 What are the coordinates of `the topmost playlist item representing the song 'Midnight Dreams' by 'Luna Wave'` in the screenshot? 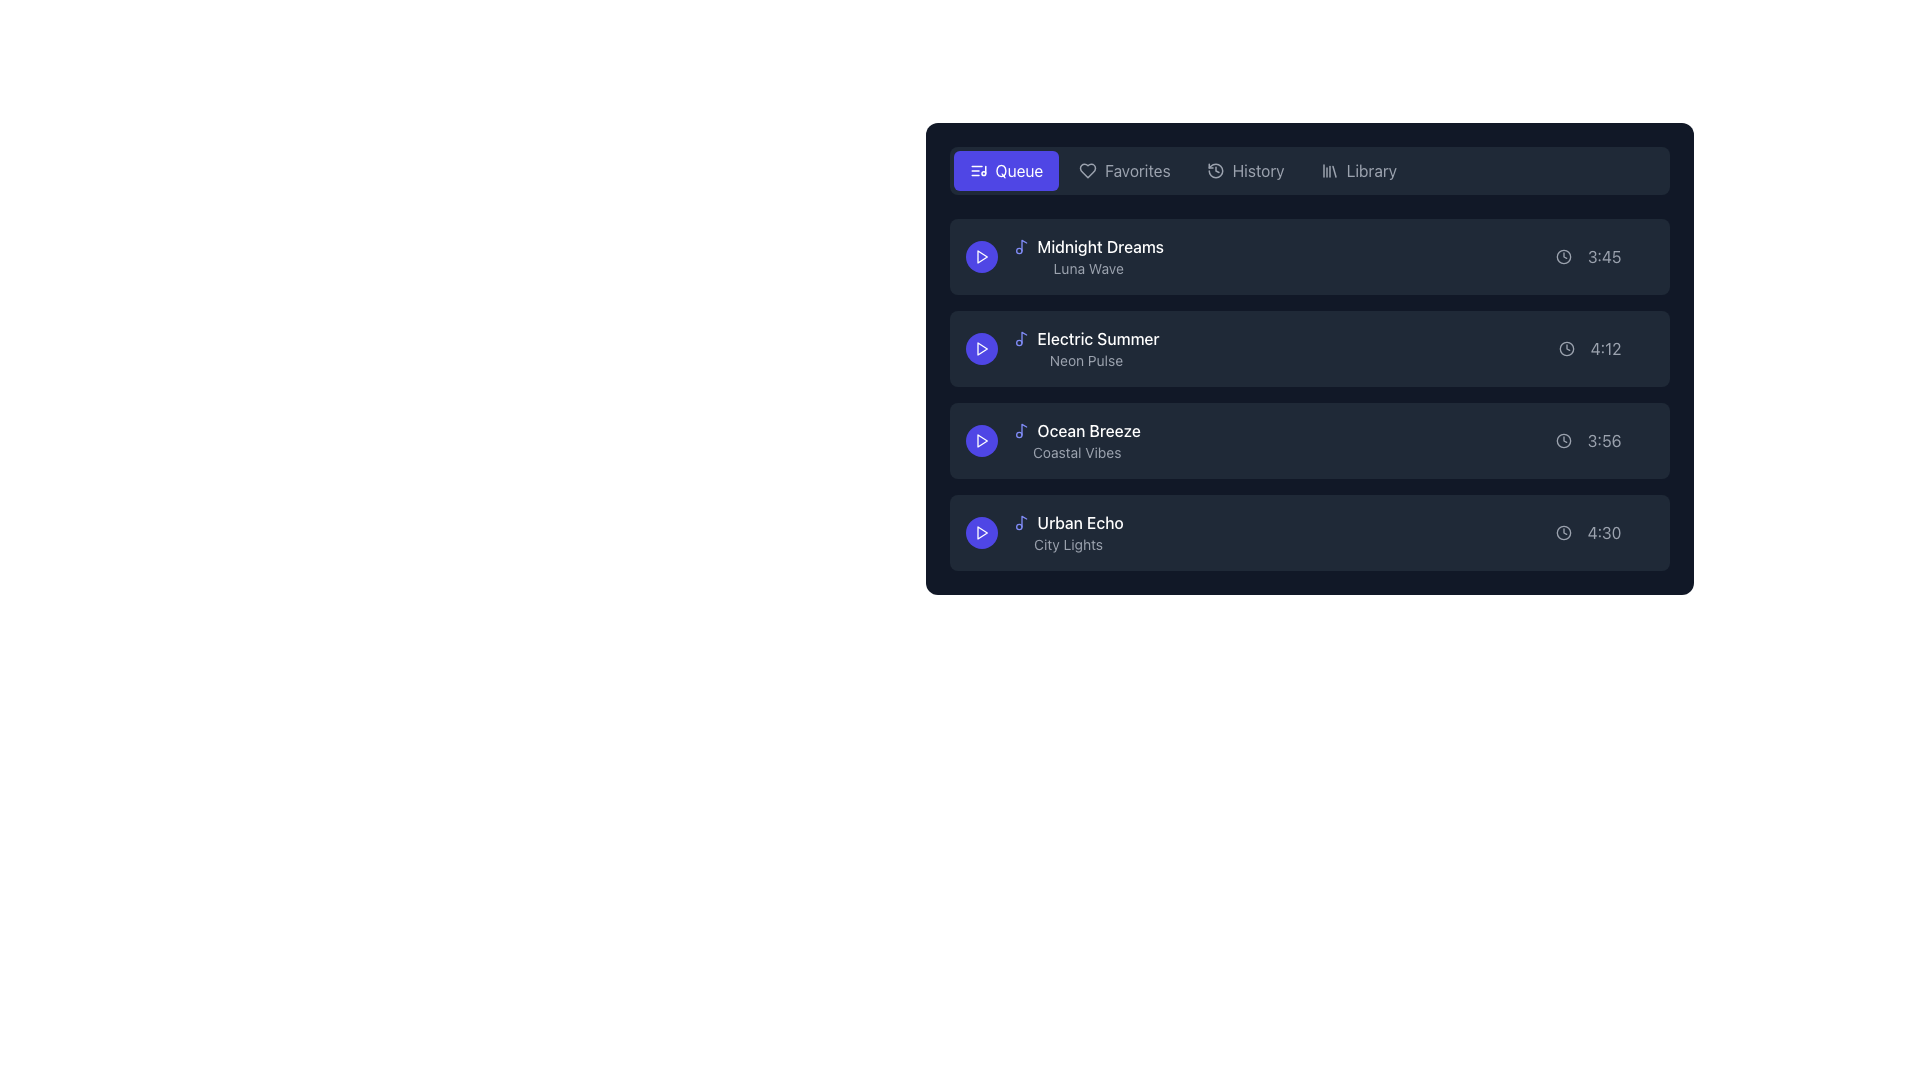 It's located at (1309, 256).